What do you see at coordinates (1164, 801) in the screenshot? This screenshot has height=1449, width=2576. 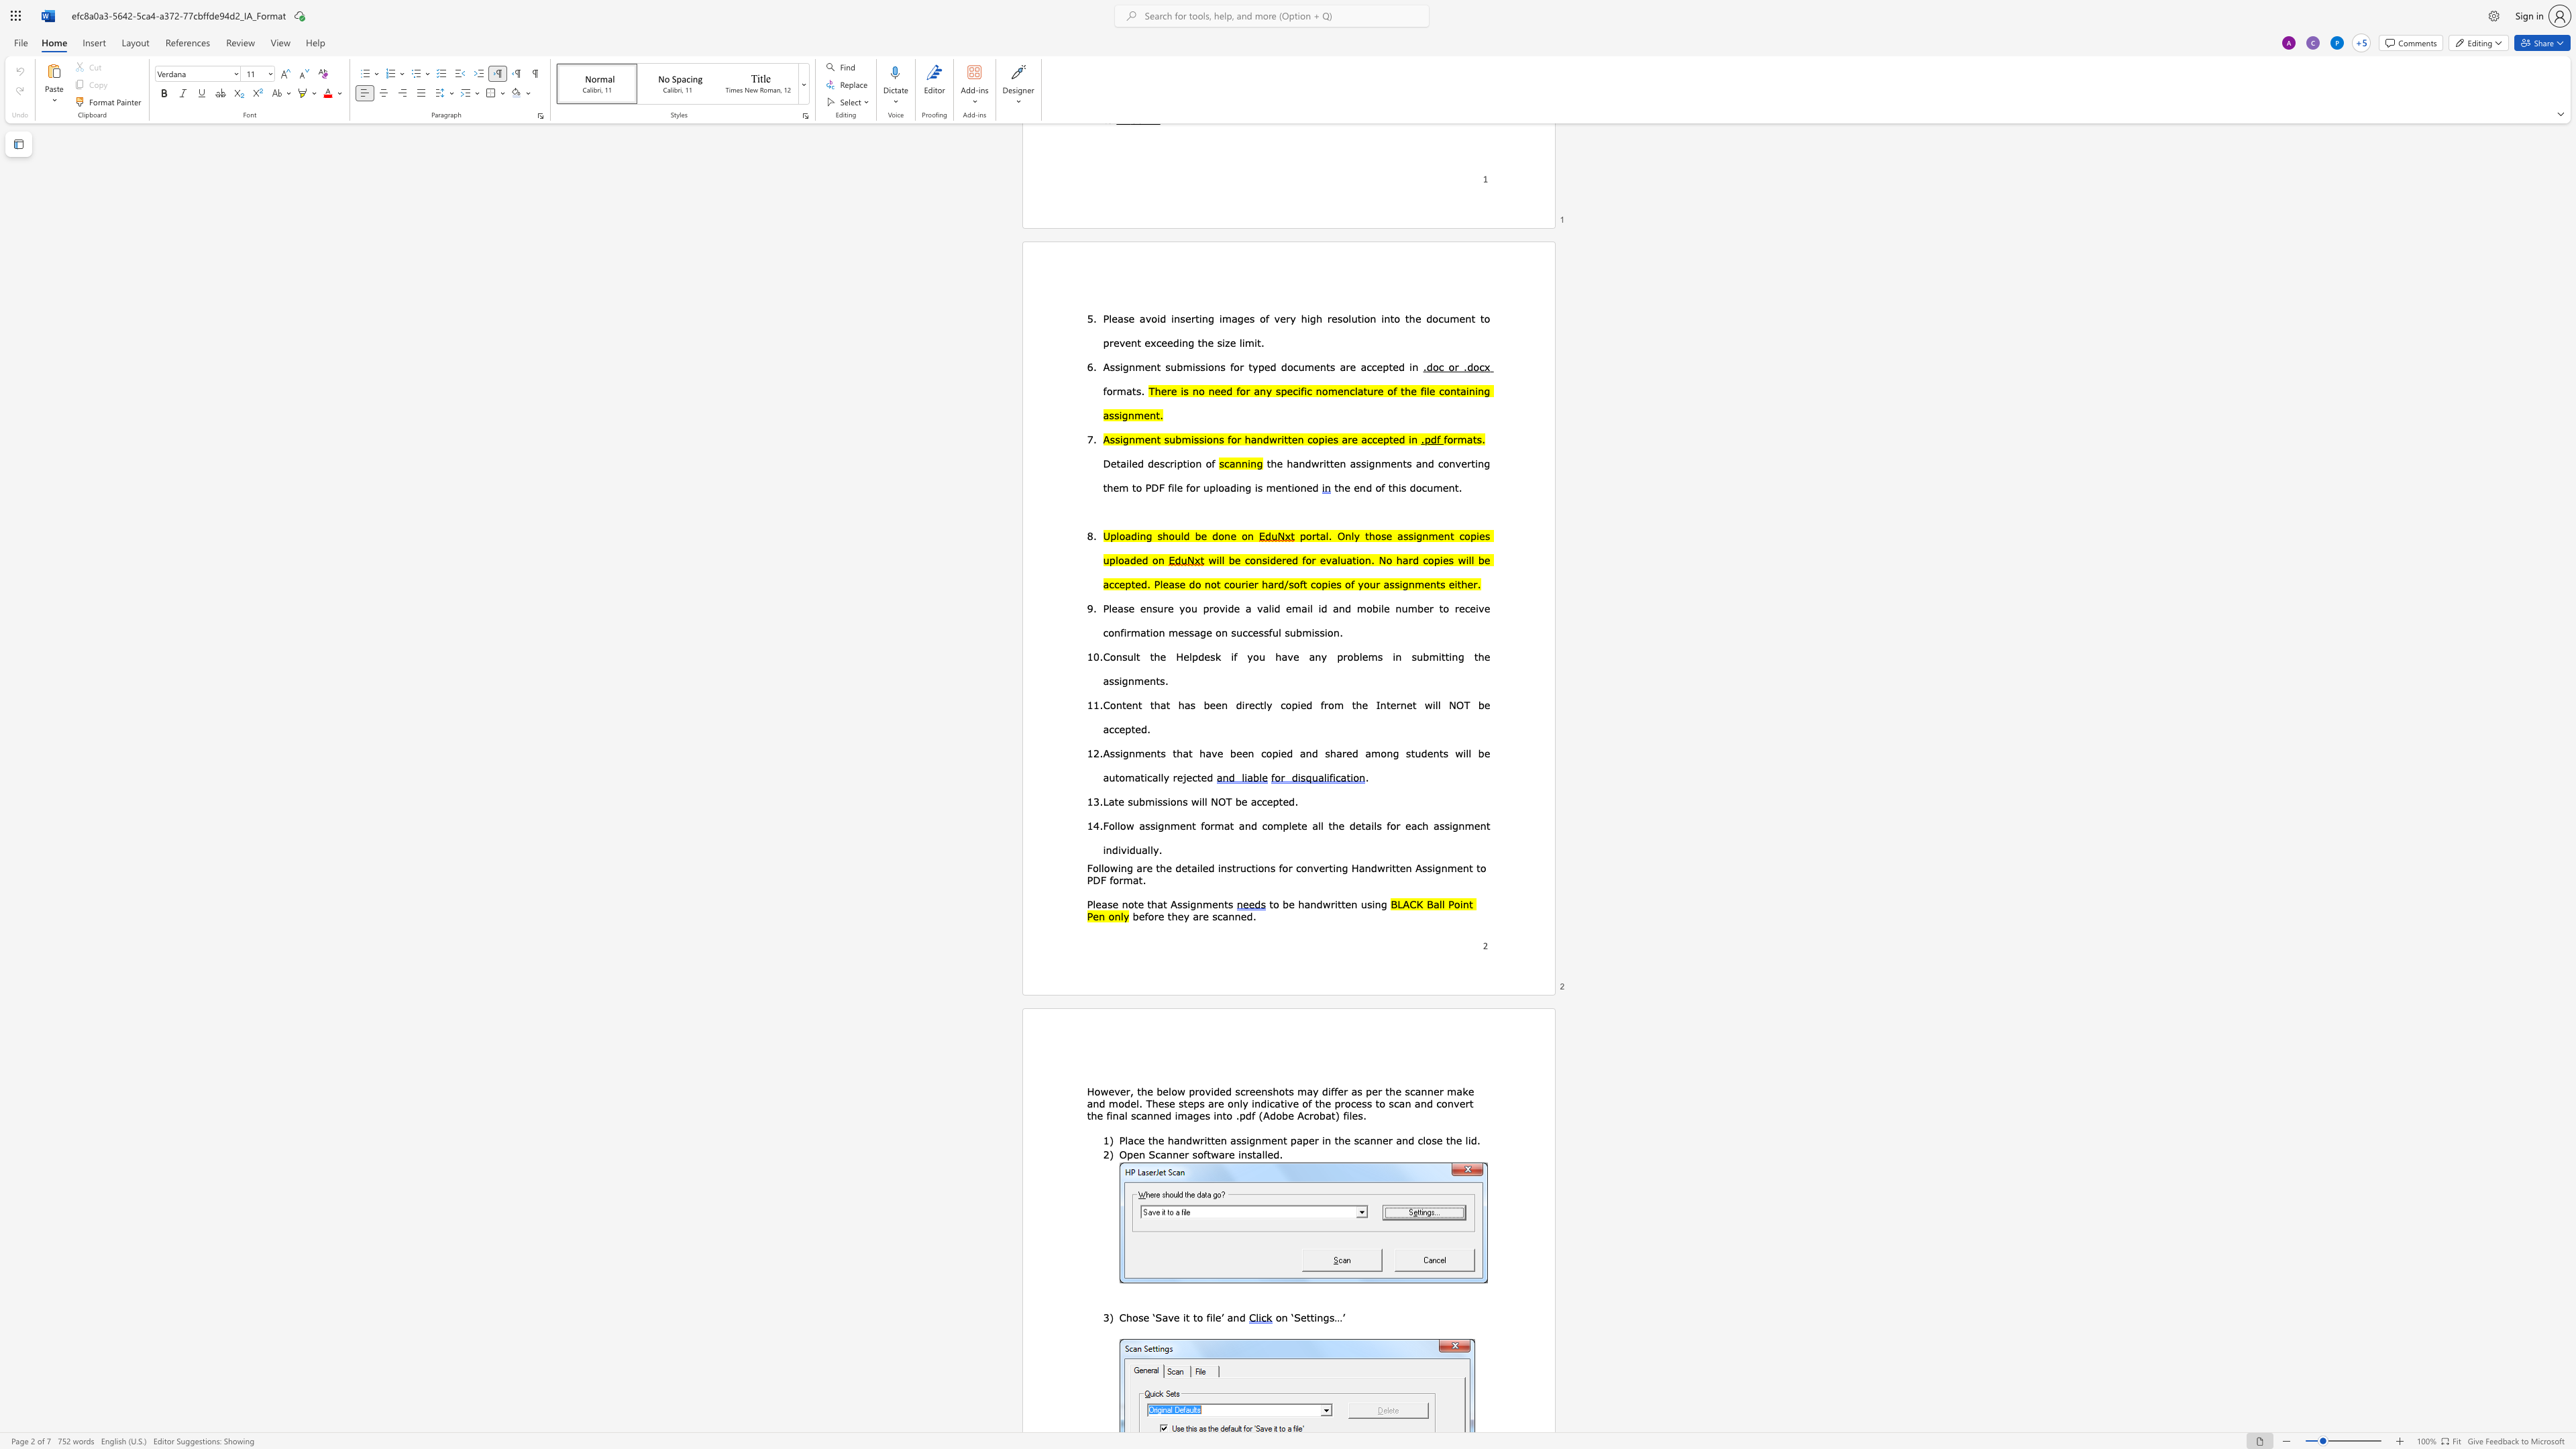 I see `the 3th character "s" in the text` at bounding box center [1164, 801].